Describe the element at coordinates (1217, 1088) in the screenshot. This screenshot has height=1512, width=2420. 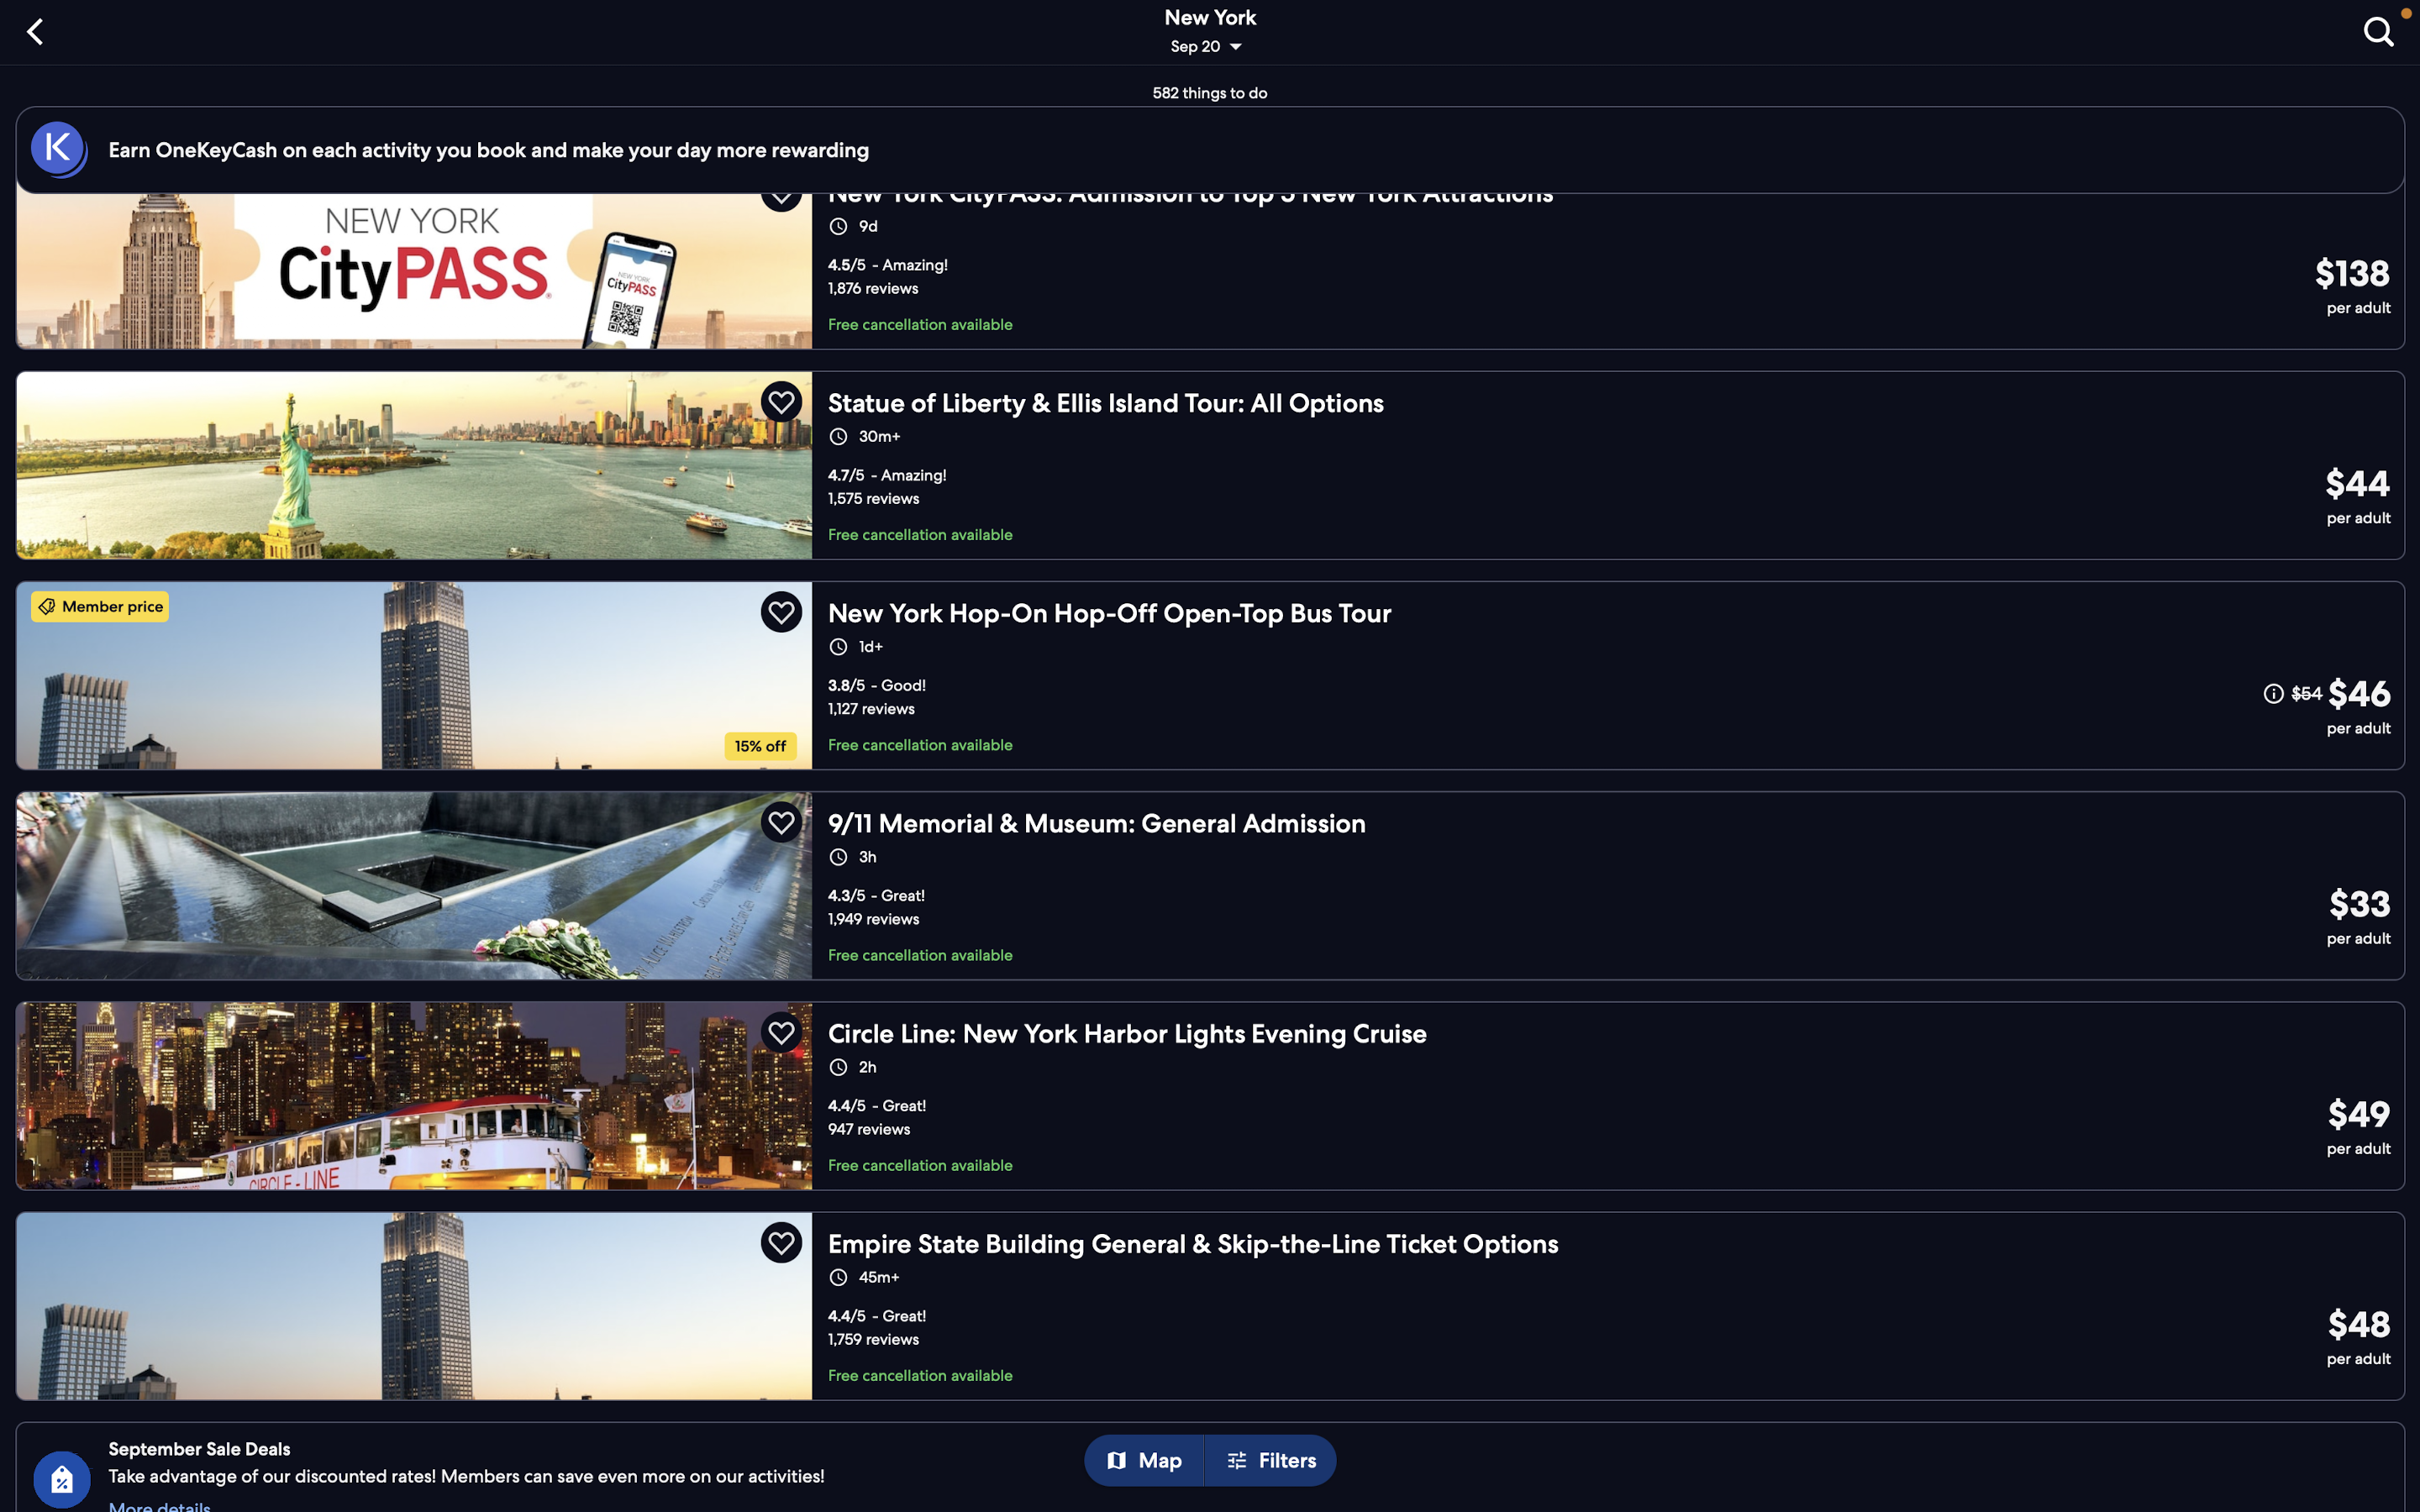
I see `Opt for the circle line tour of New York harbour lights` at that location.